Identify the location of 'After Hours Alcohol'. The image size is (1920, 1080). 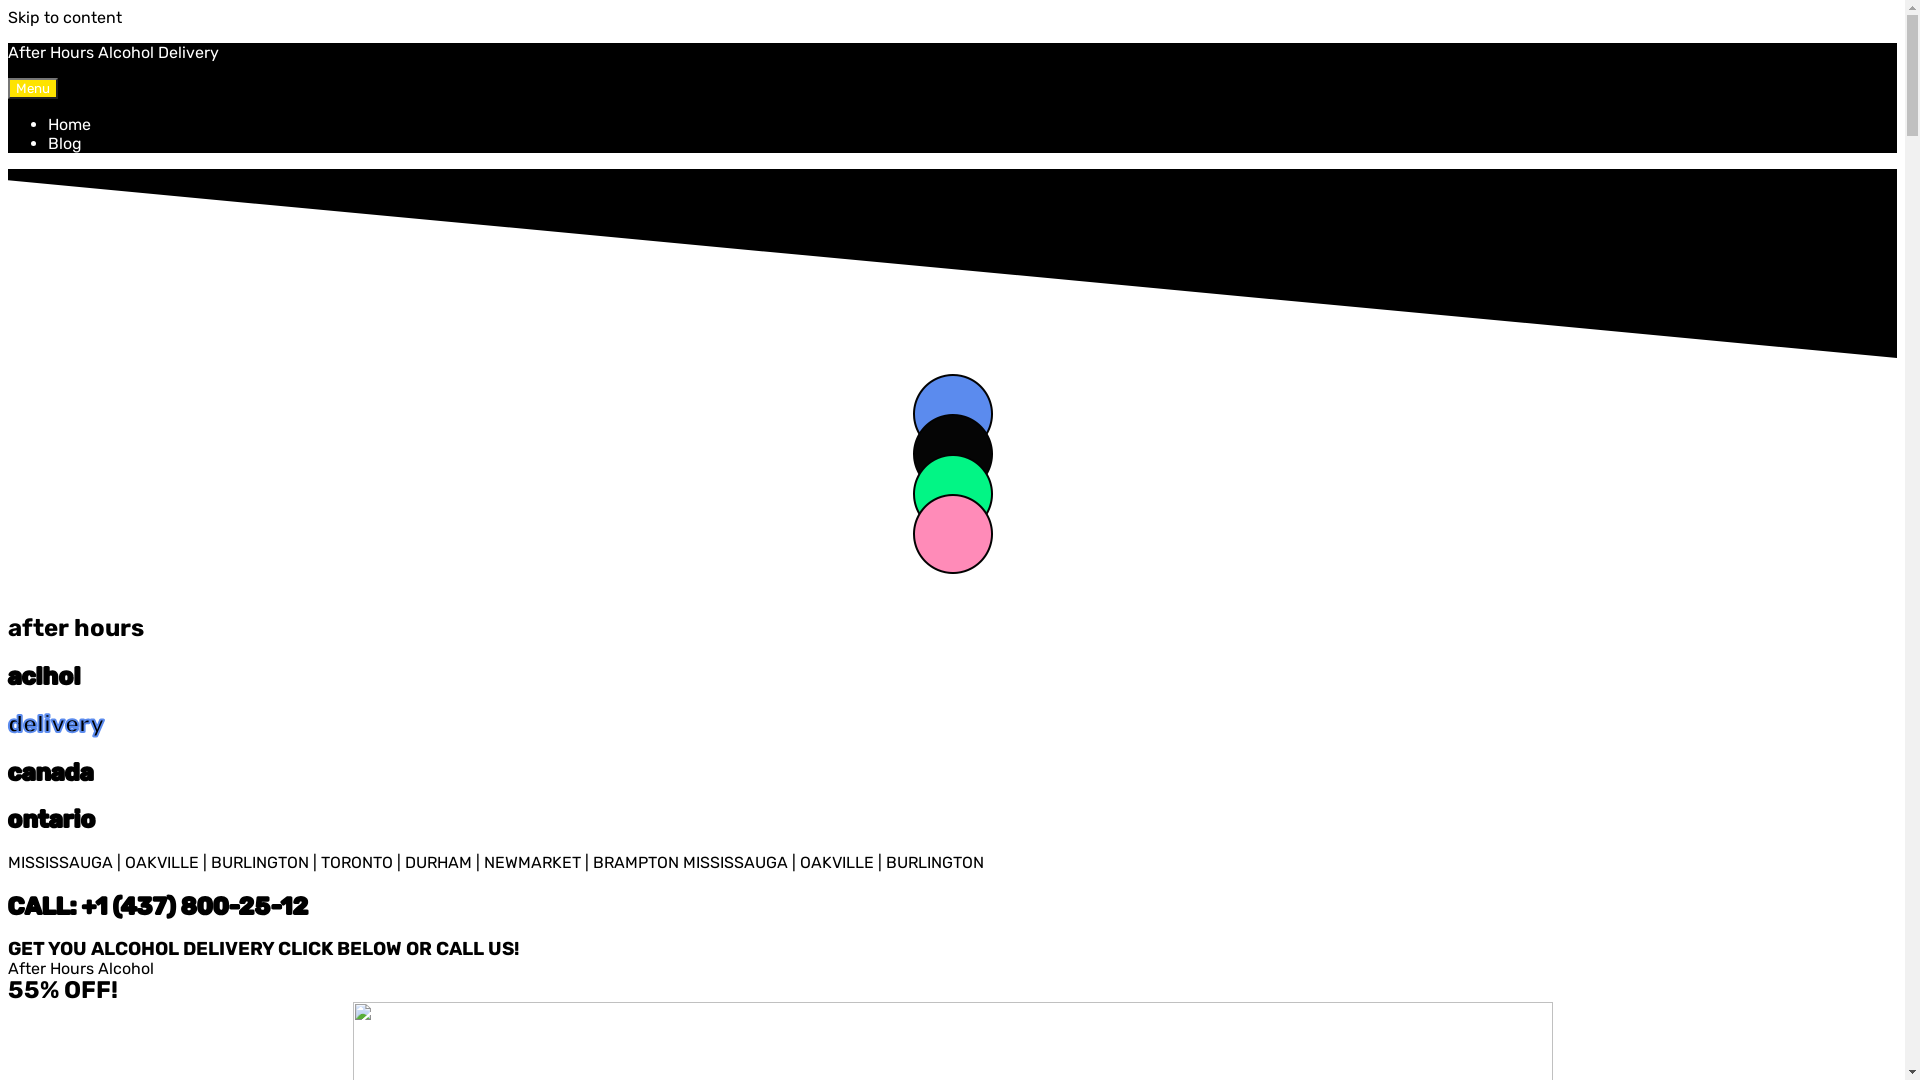
(80, 967).